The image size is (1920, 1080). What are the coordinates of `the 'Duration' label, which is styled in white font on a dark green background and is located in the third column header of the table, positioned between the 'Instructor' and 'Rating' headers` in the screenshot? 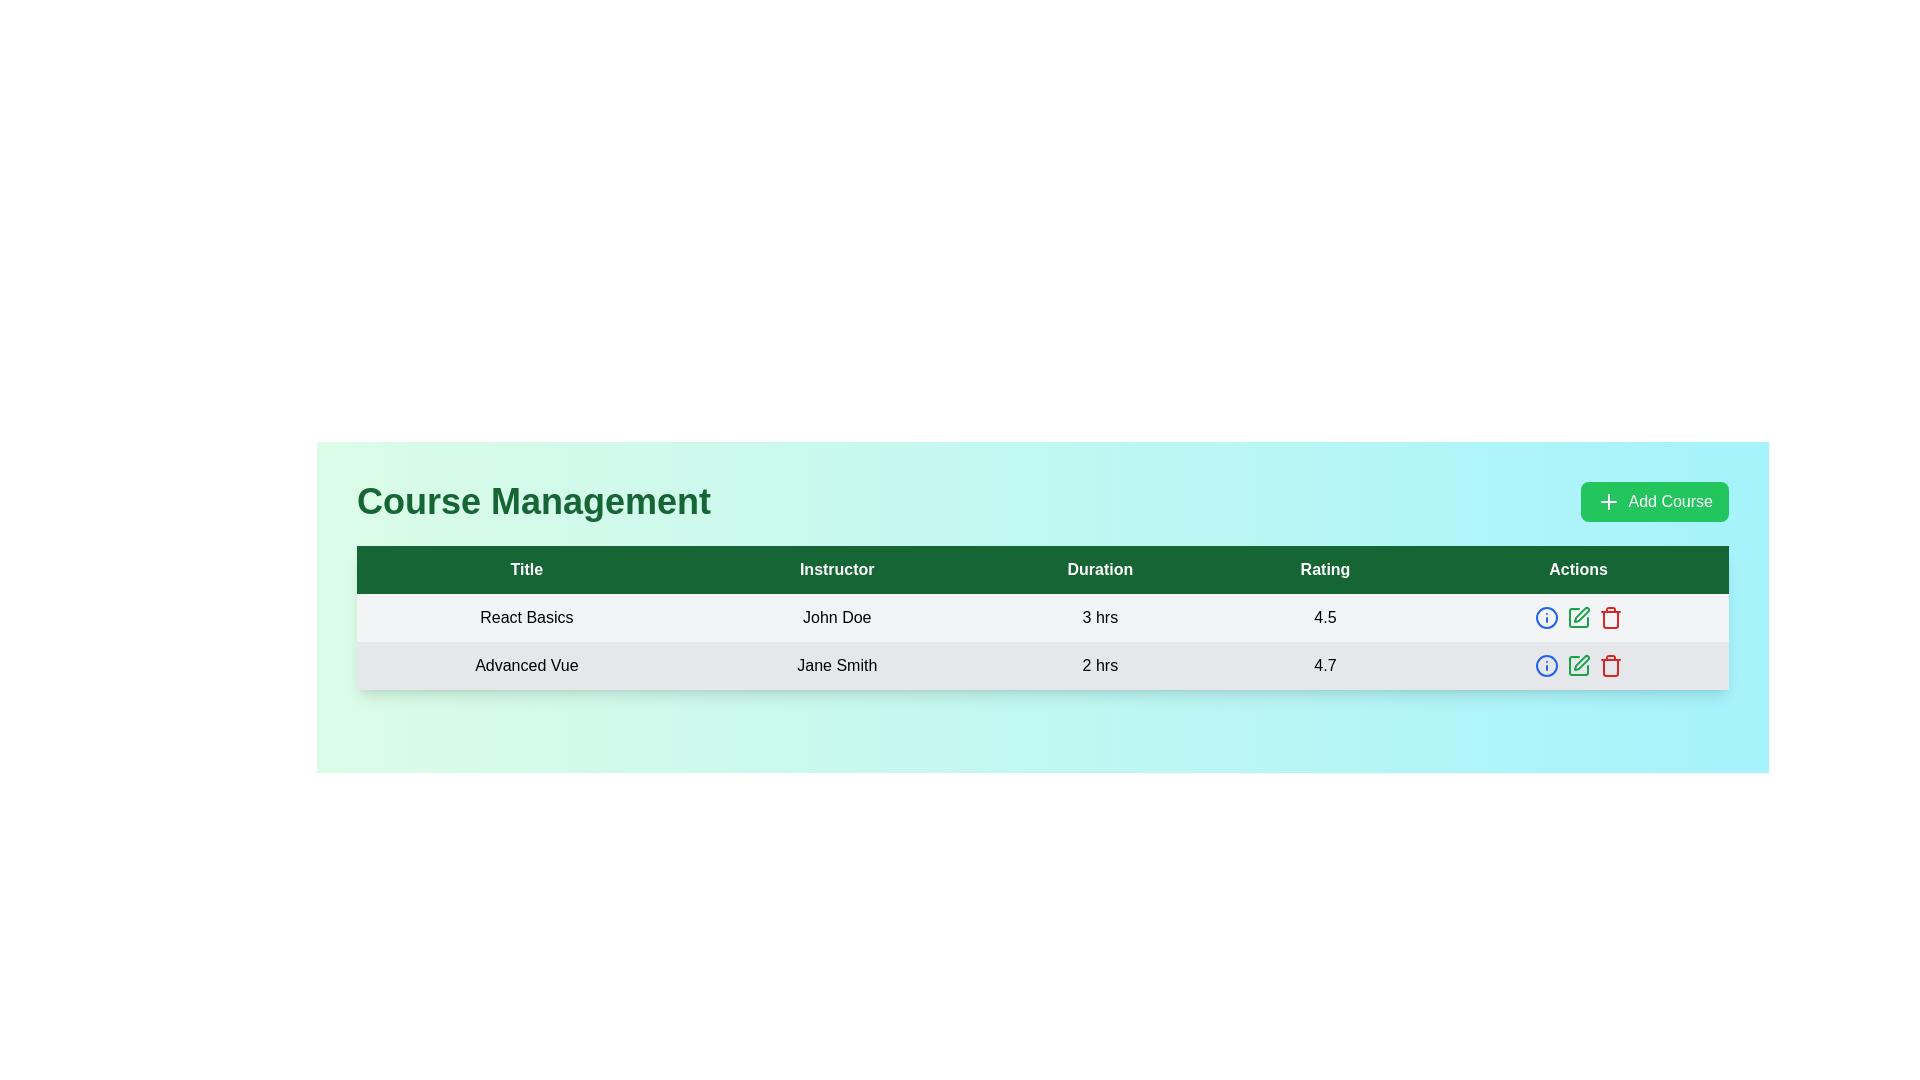 It's located at (1099, 570).